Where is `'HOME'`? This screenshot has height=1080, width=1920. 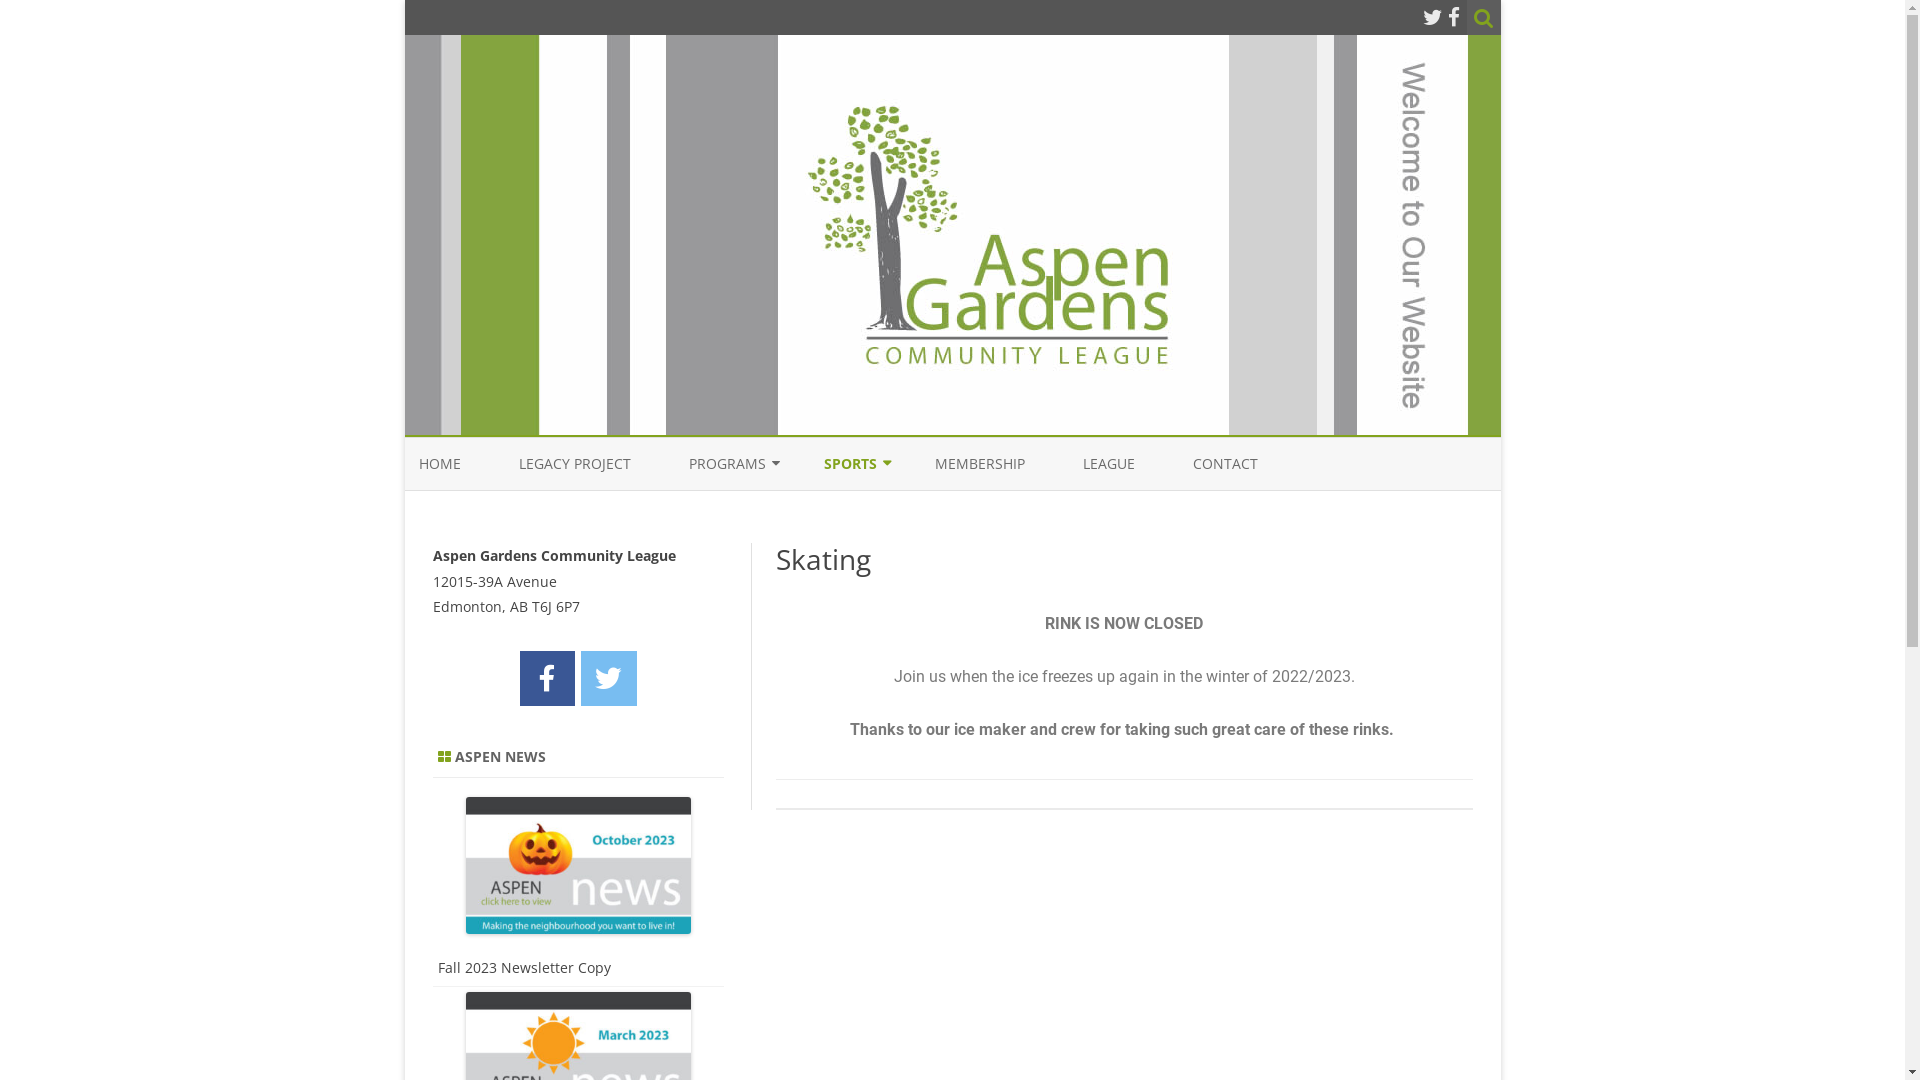 'HOME' is located at coordinates (437, 463).